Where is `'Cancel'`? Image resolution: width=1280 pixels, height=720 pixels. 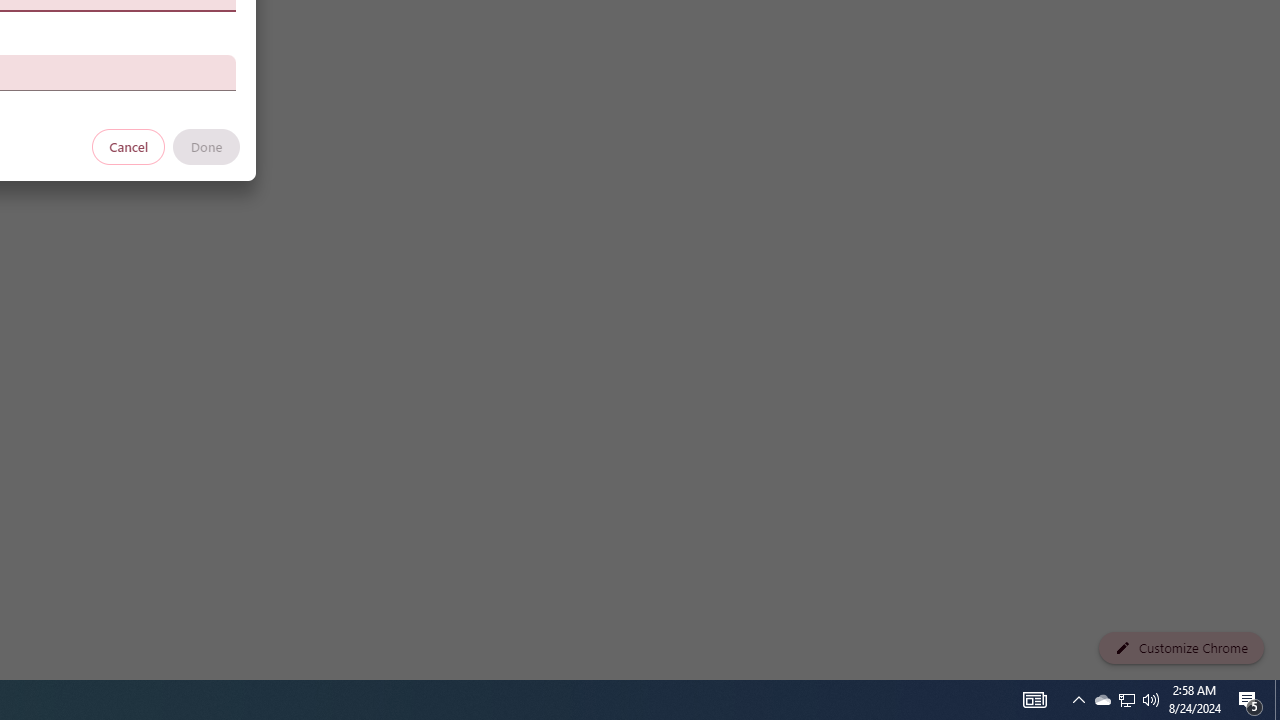 'Cancel' is located at coordinates (128, 145).